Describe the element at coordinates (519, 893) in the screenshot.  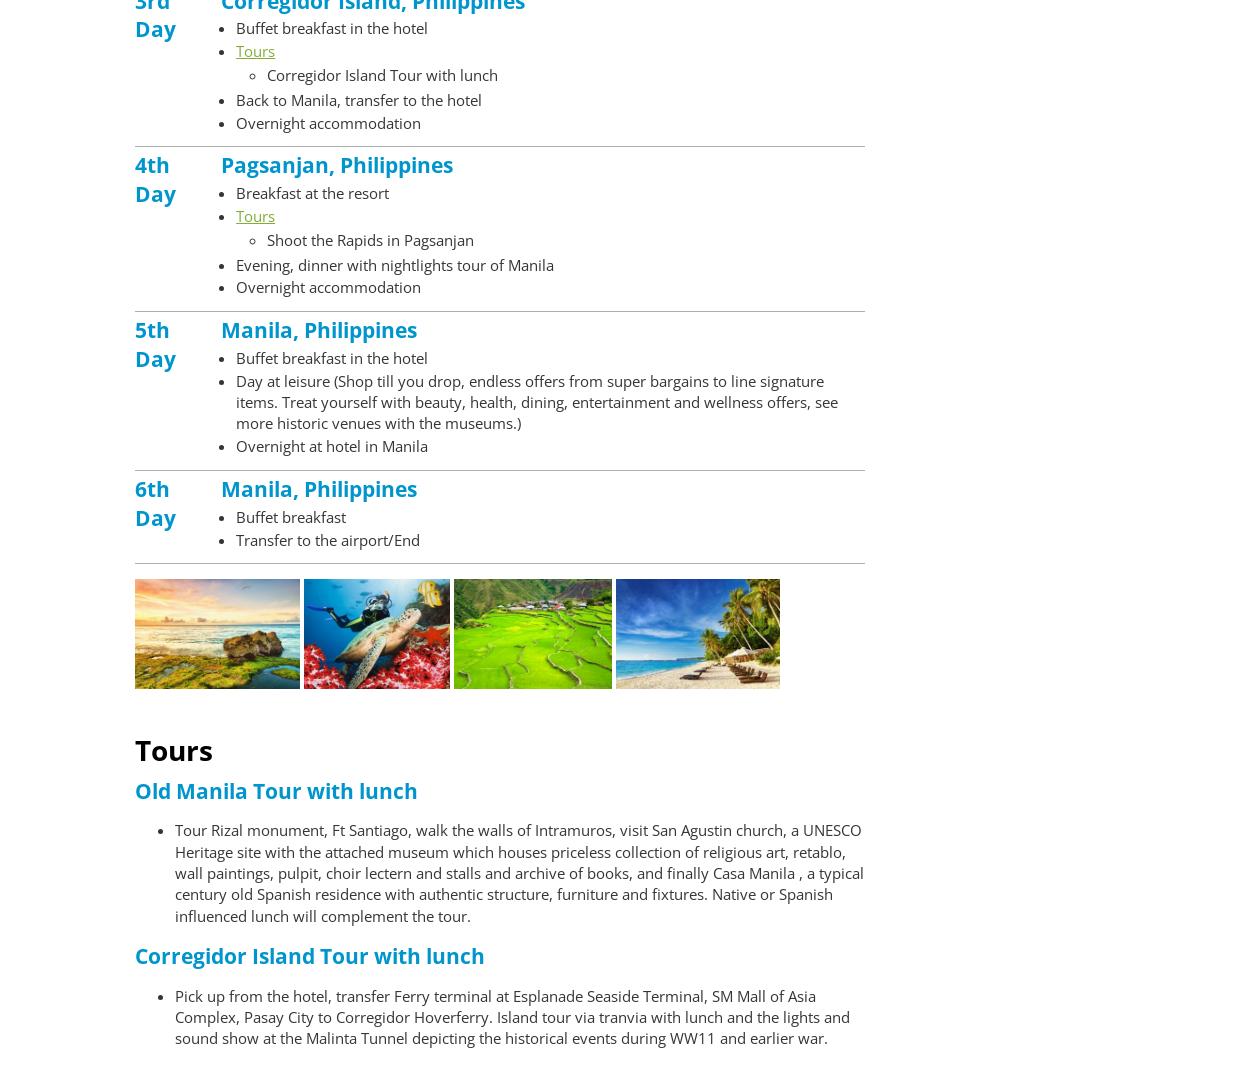
I see `', a typical century old Spanish residence with authentic structure, furniture and fixtures. Native or Spanish influenced lunch will complement the tour.'` at that location.